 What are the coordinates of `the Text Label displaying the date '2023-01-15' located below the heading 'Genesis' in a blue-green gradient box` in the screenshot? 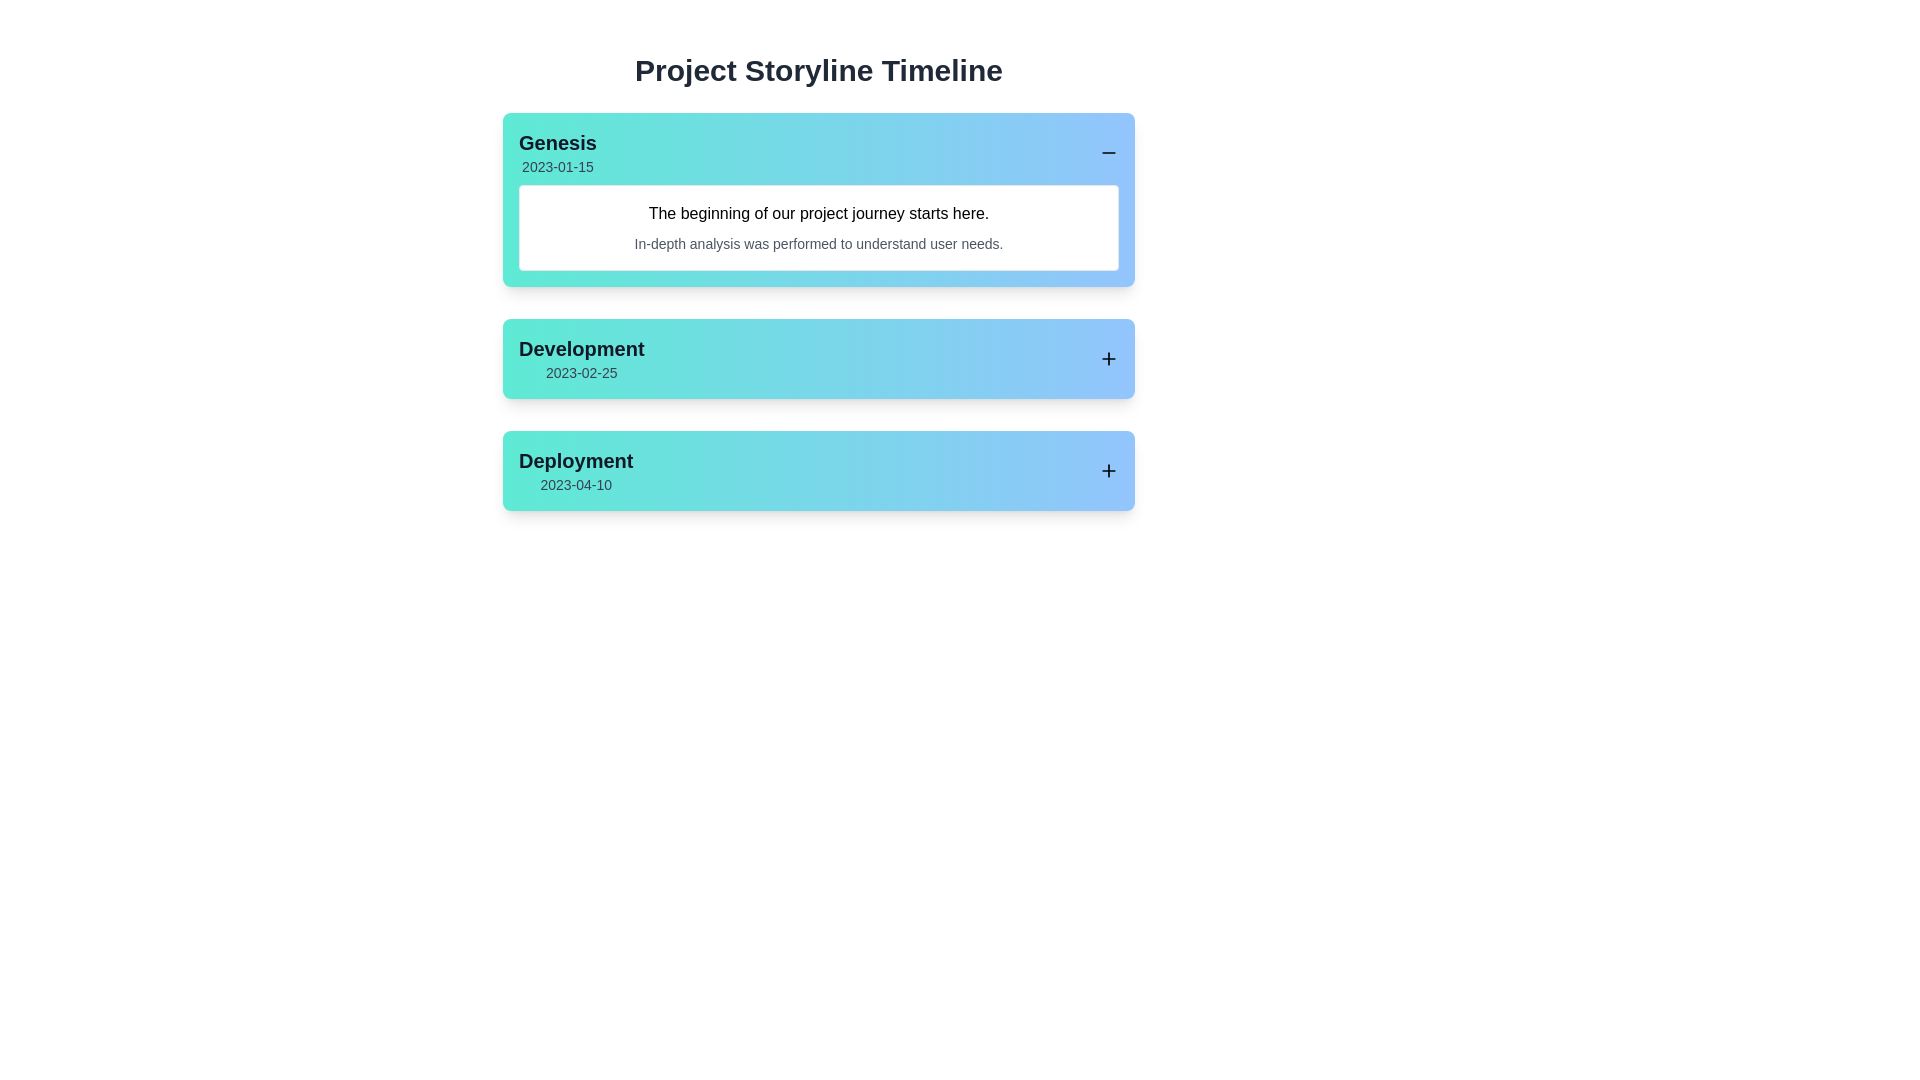 It's located at (557, 165).